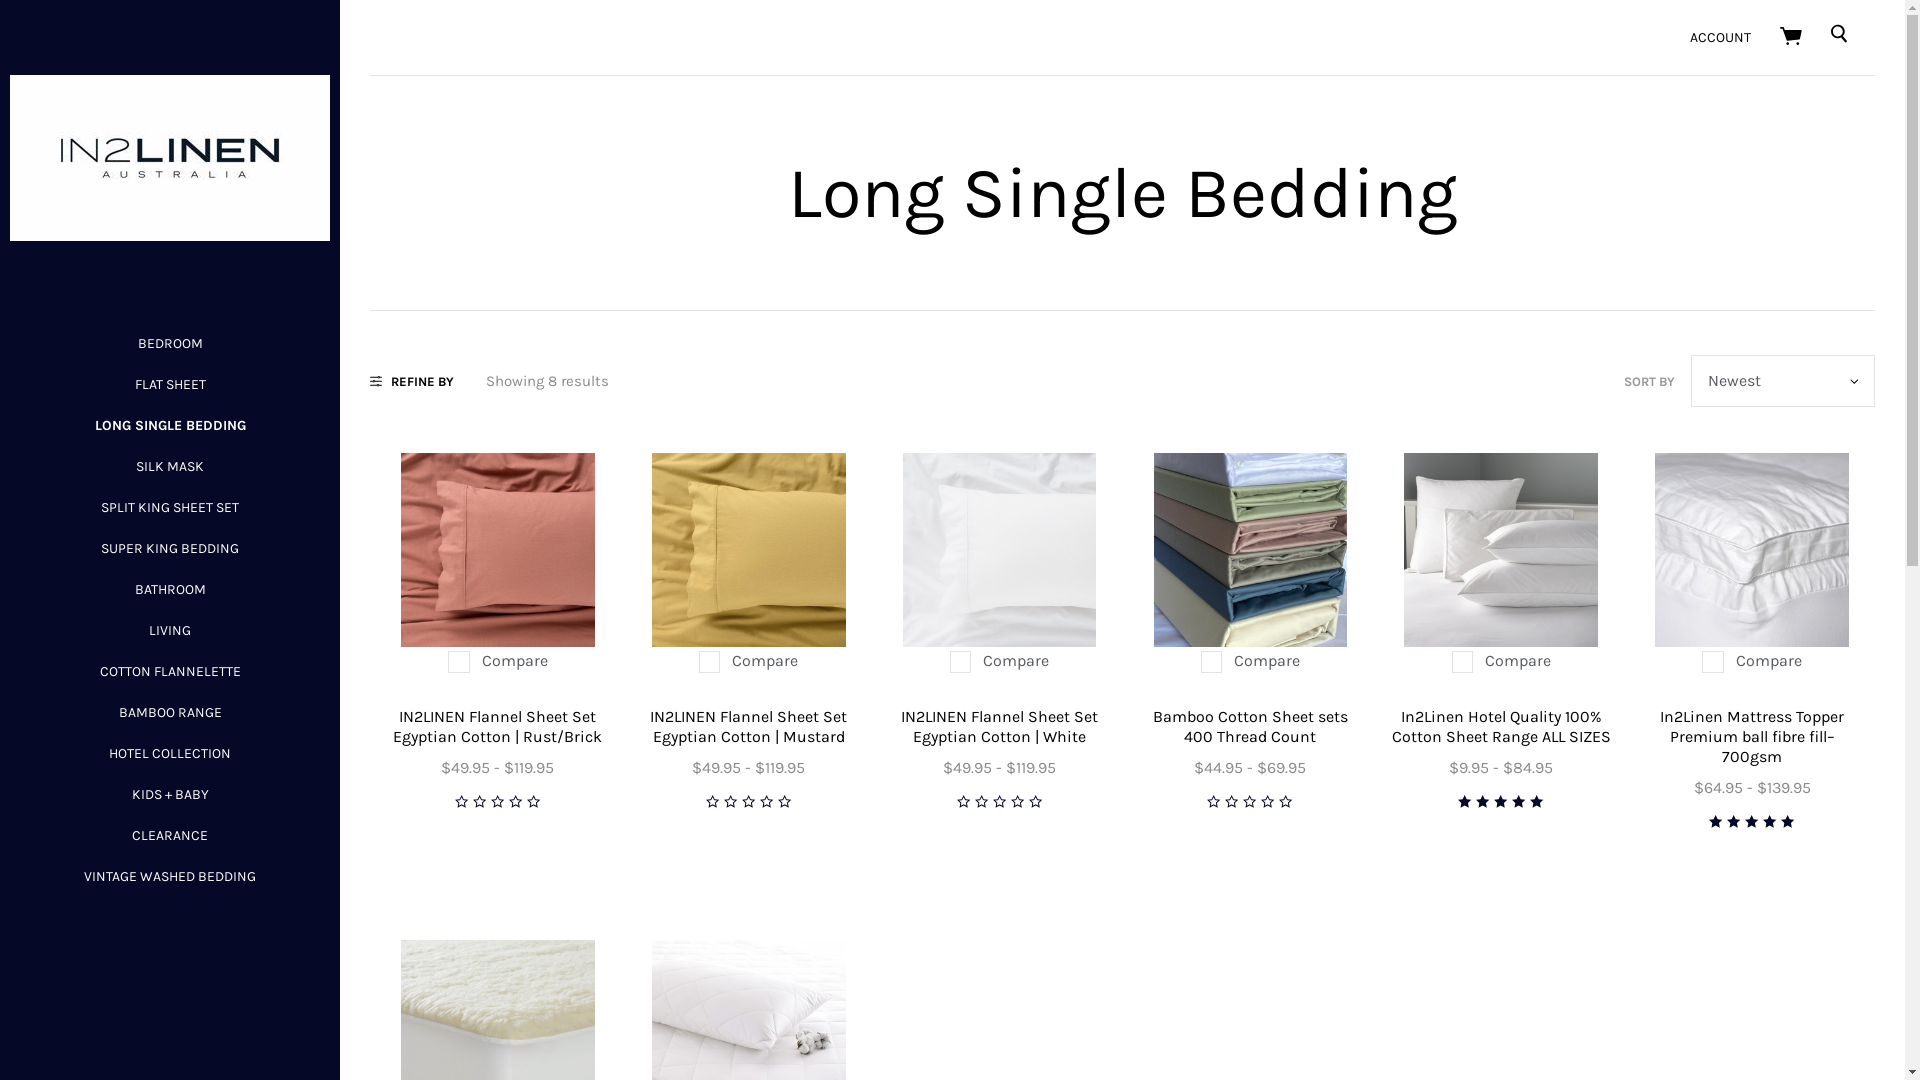  What do you see at coordinates (497, 726) in the screenshot?
I see `'IN2LINEN Flannel Sheet Set Egyptian Cotton | Rust/Brick'` at bounding box center [497, 726].